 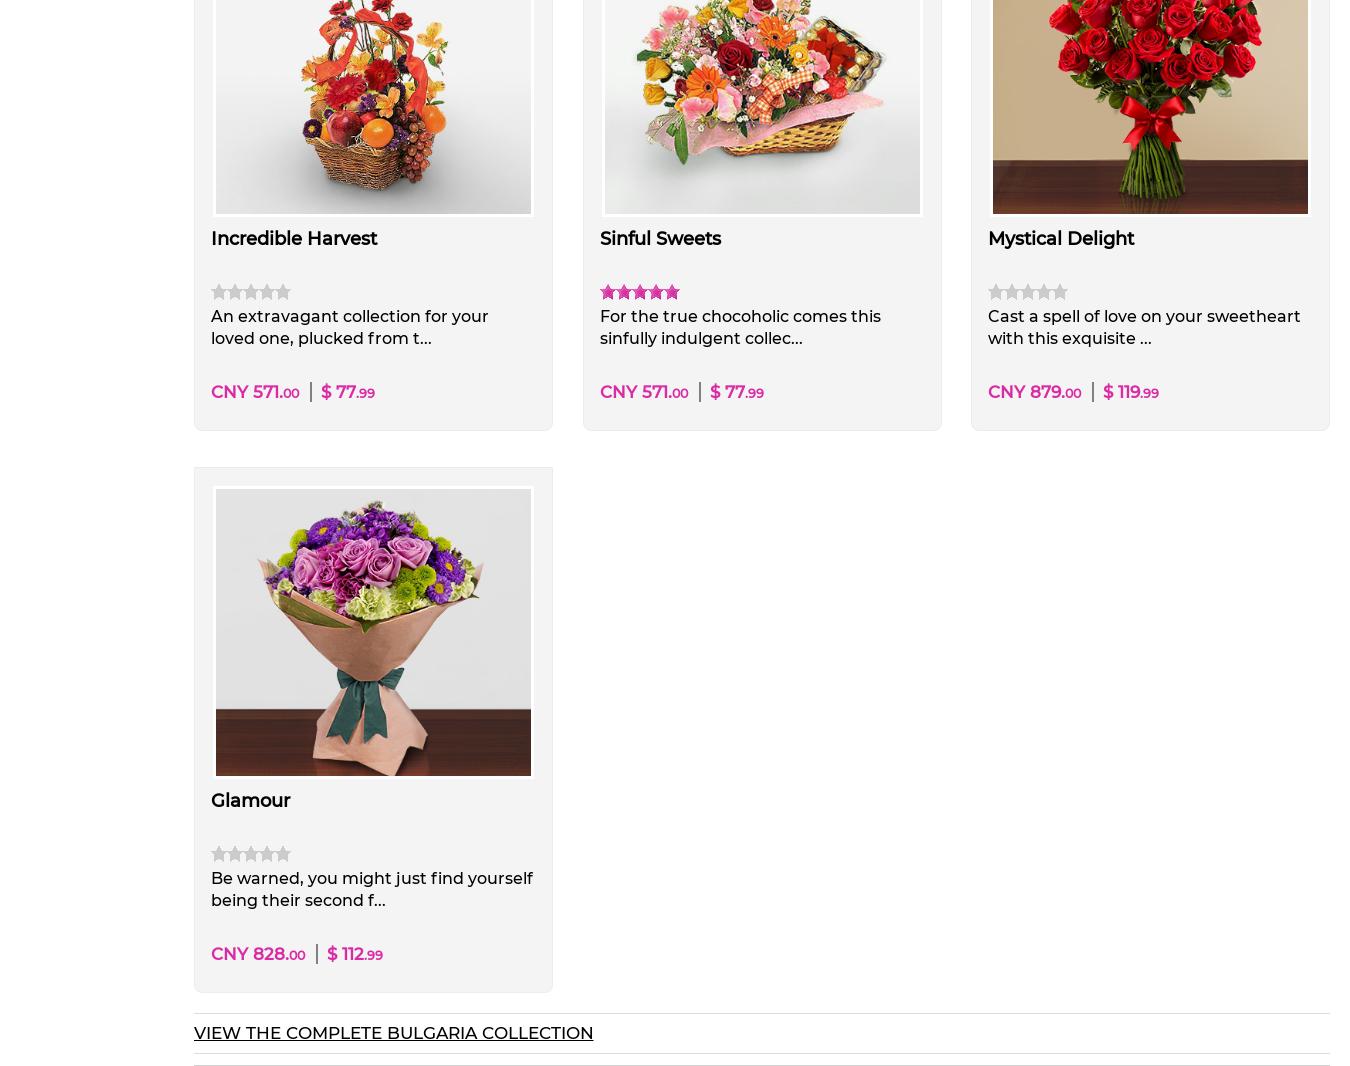 What do you see at coordinates (249, 953) in the screenshot?
I see `'CNY 828.'` at bounding box center [249, 953].